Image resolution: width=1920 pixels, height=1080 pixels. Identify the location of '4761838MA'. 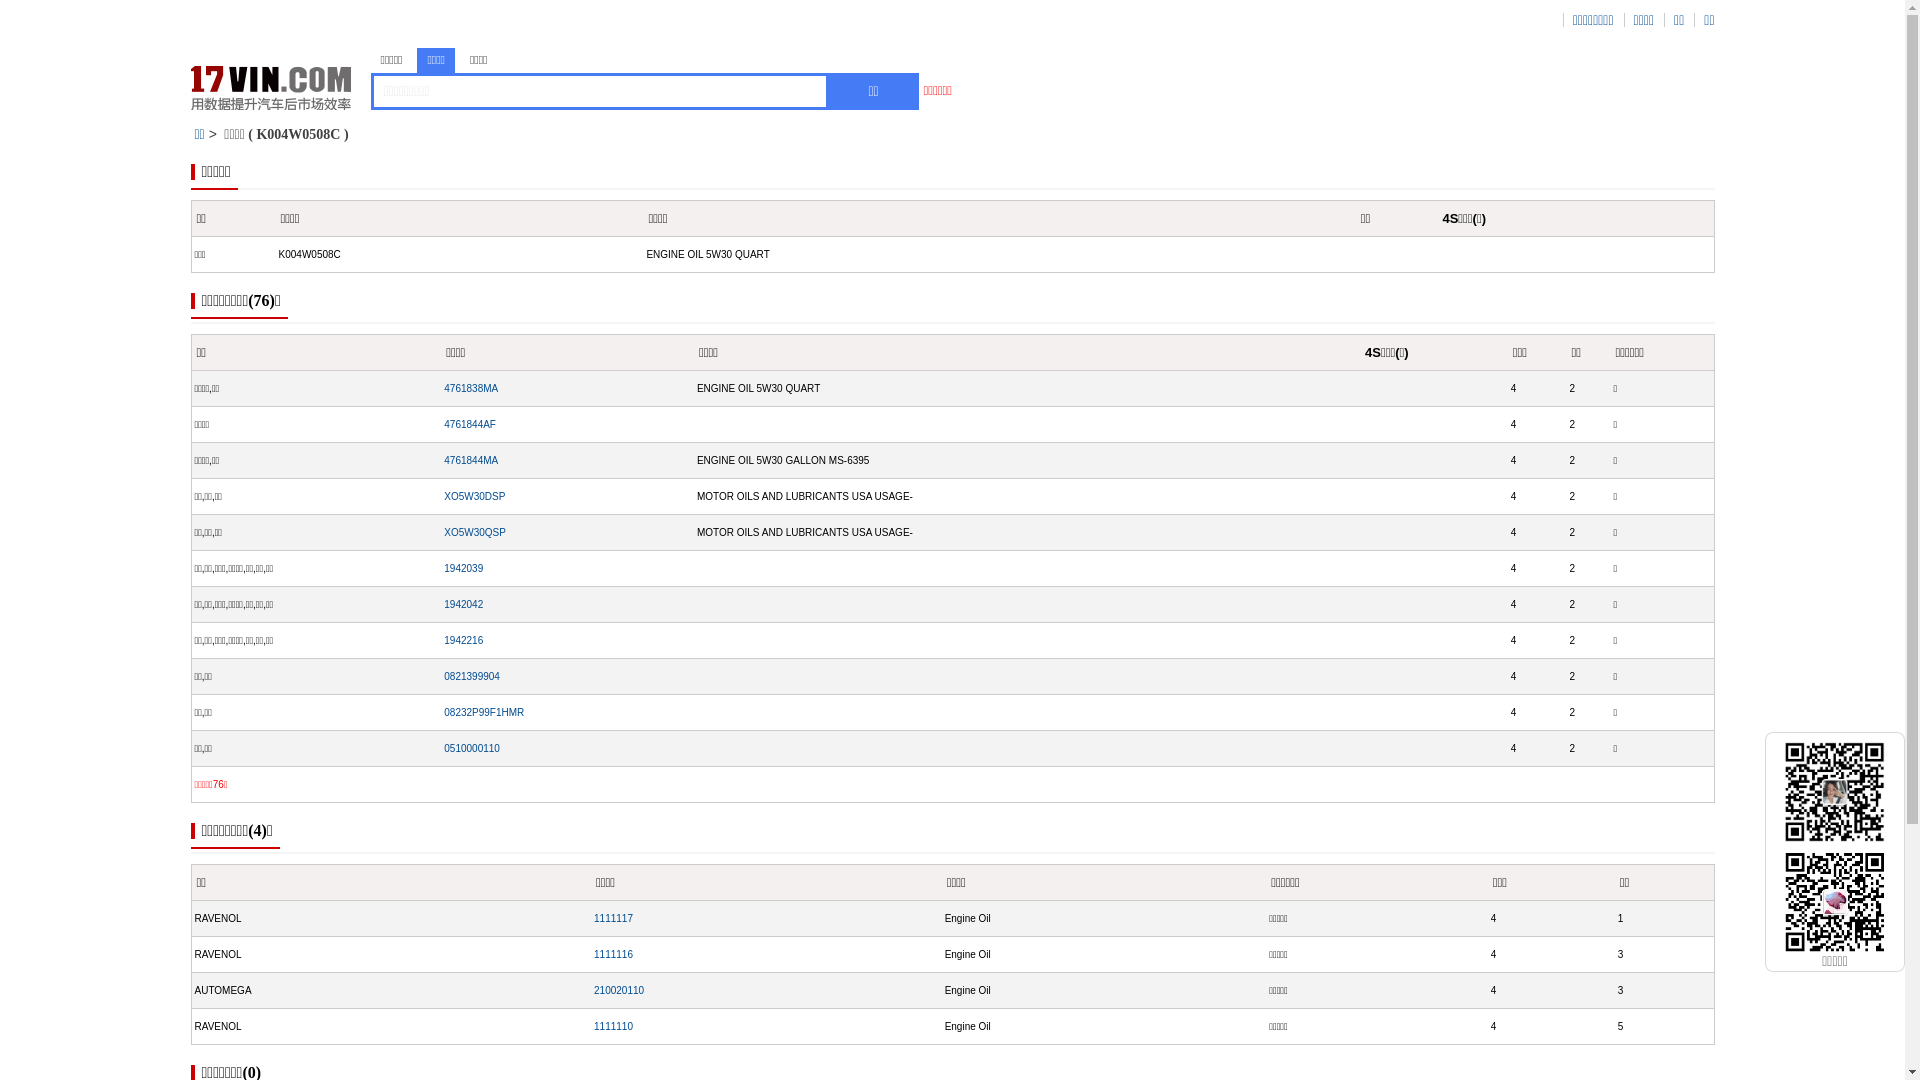
(469, 388).